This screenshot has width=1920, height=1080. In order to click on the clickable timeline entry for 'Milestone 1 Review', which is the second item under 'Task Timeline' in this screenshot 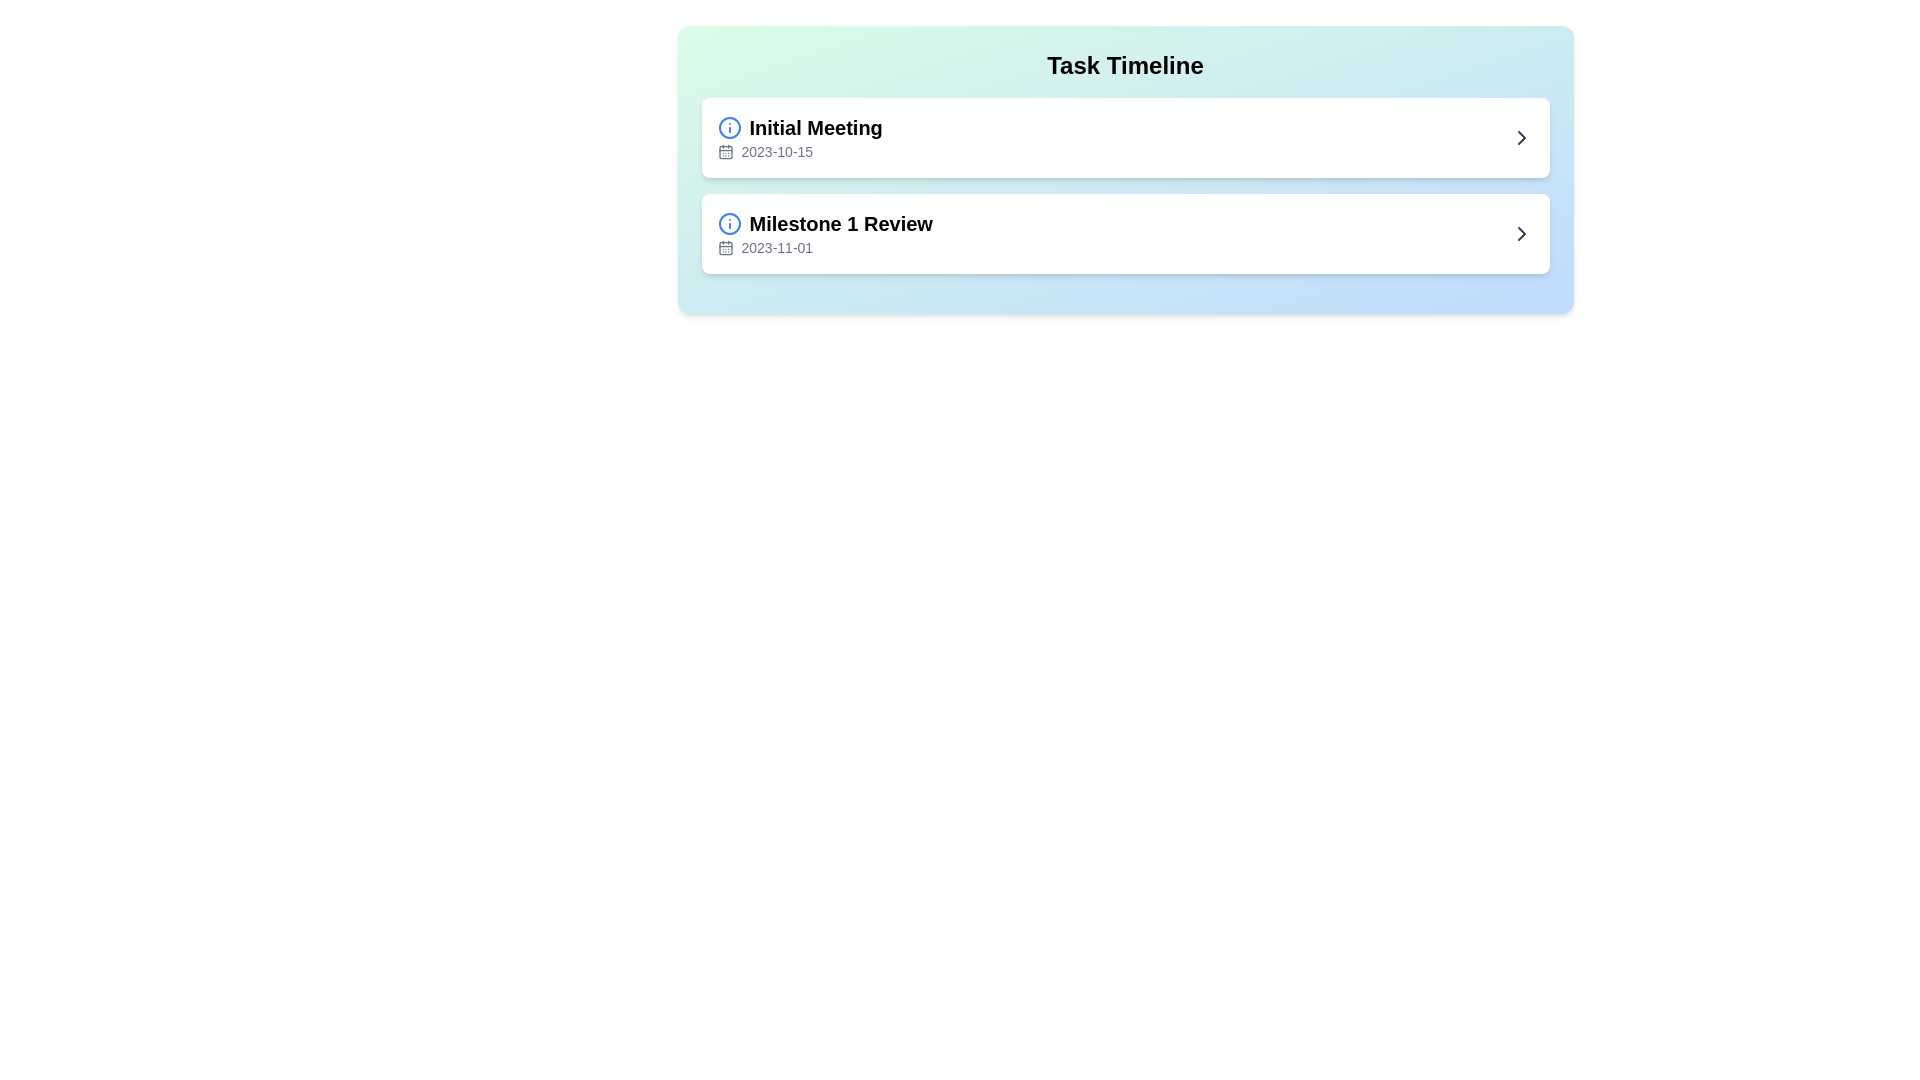, I will do `click(1125, 233)`.